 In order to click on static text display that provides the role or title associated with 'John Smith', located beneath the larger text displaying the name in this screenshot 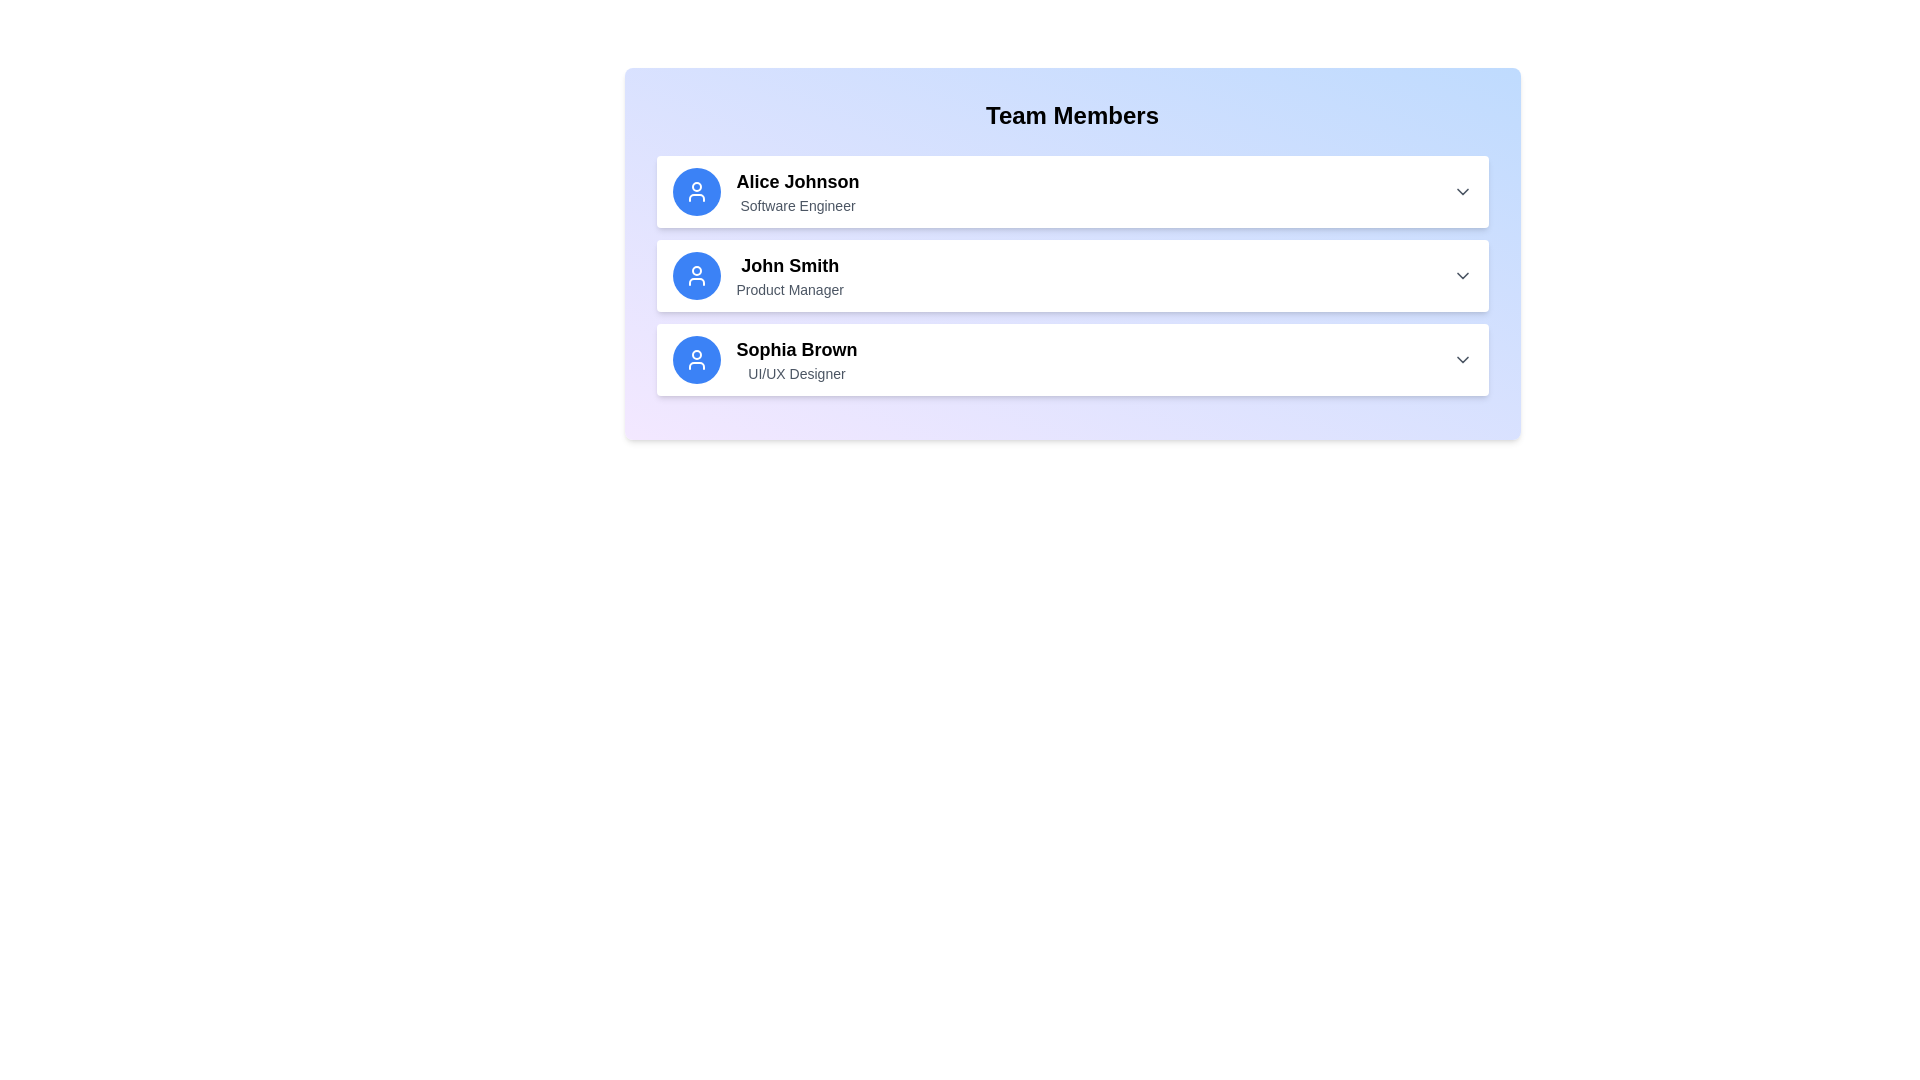, I will do `click(789, 289)`.